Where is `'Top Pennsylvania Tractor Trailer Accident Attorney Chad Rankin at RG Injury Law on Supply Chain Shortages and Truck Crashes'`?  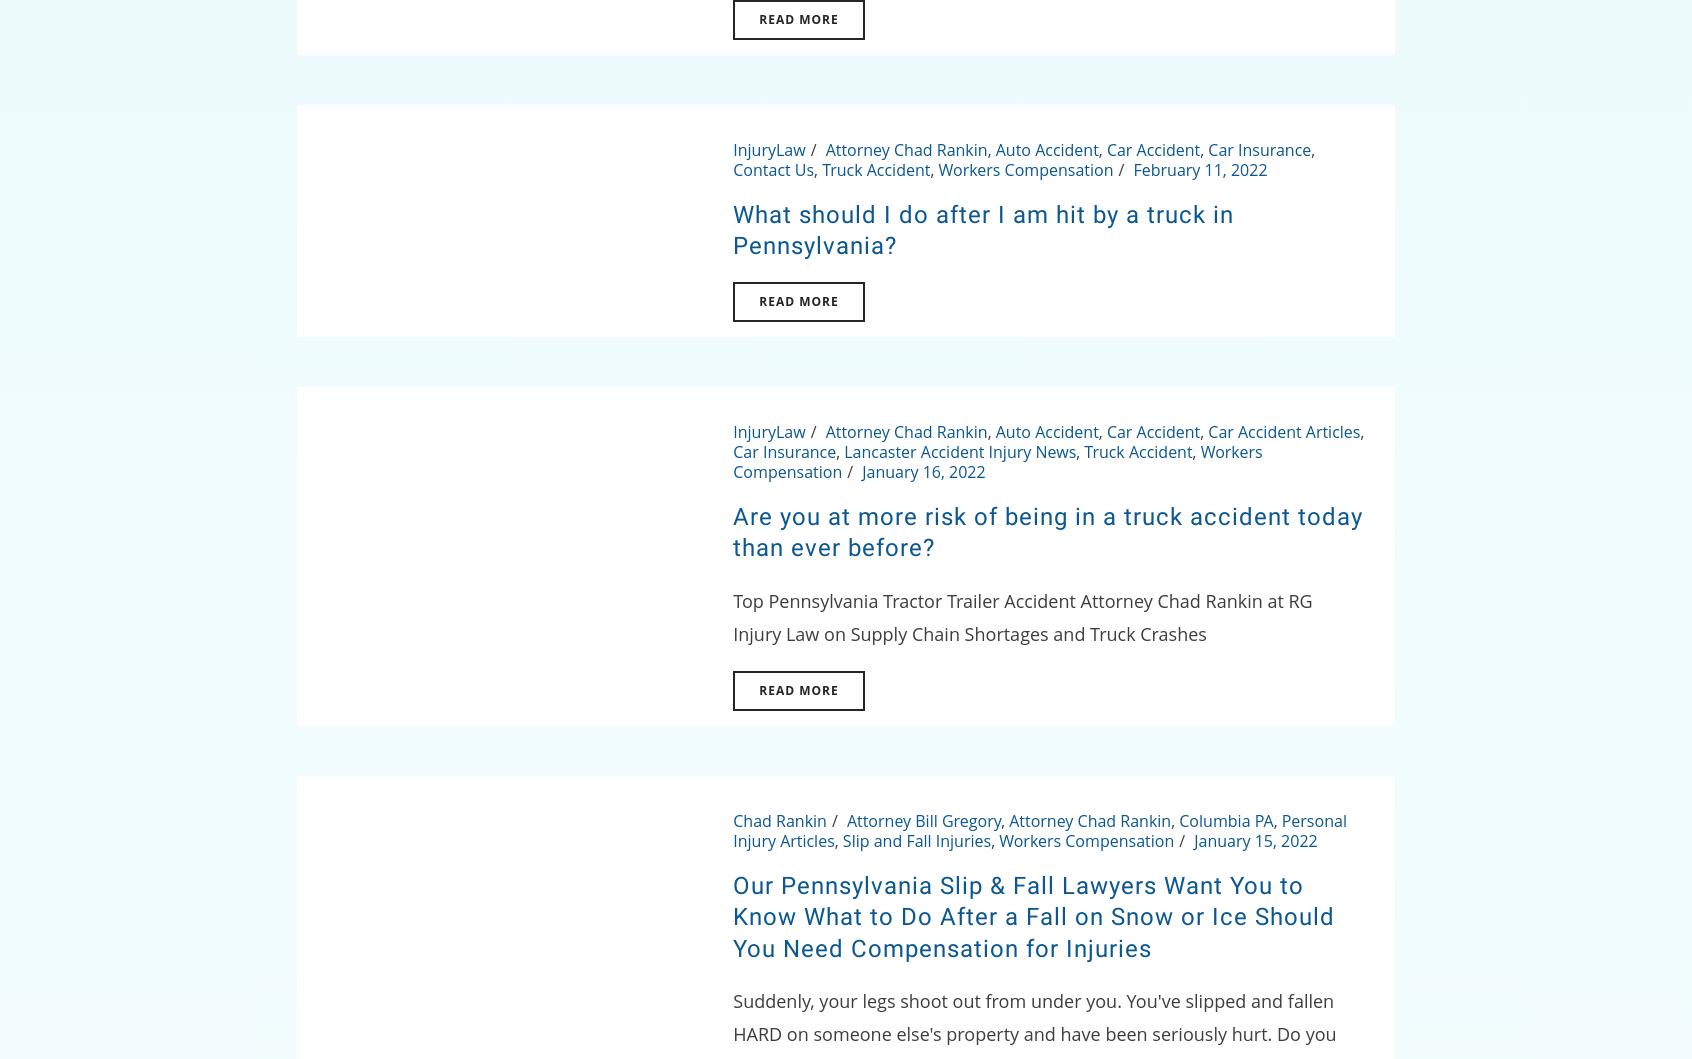
'Top Pennsylvania Tractor Trailer Accident Attorney Chad Rankin at RG Injury Law on Supply Chain Shortages and Truck Crashes' is located at coordinates (1021, 615).